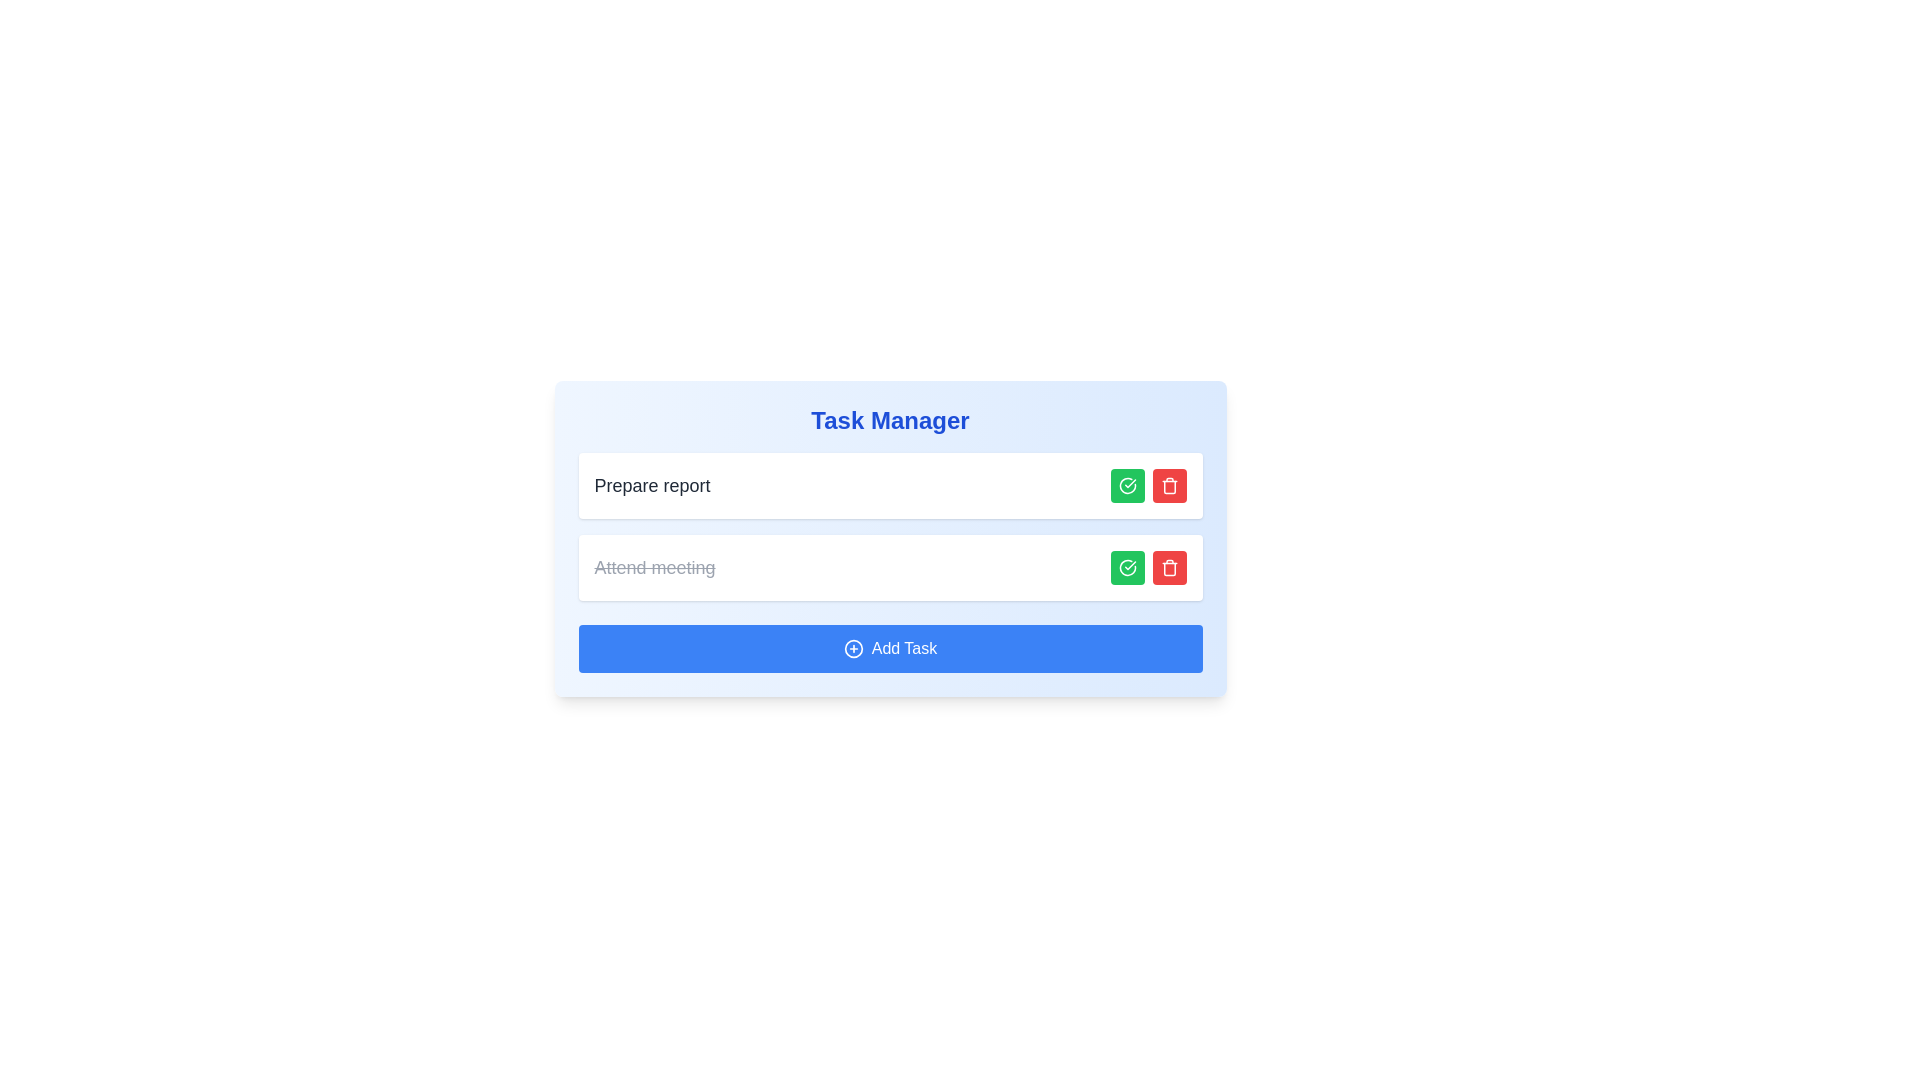 Image resolution: width=1920 pixels, height=1080 pixels. What do you see at coordinates (1127, 486) in the screenshot?
I see `the circular checkmark icon with a green background located on the right side of the 'Prepare report' task row` at bounding box center [1127, 486].